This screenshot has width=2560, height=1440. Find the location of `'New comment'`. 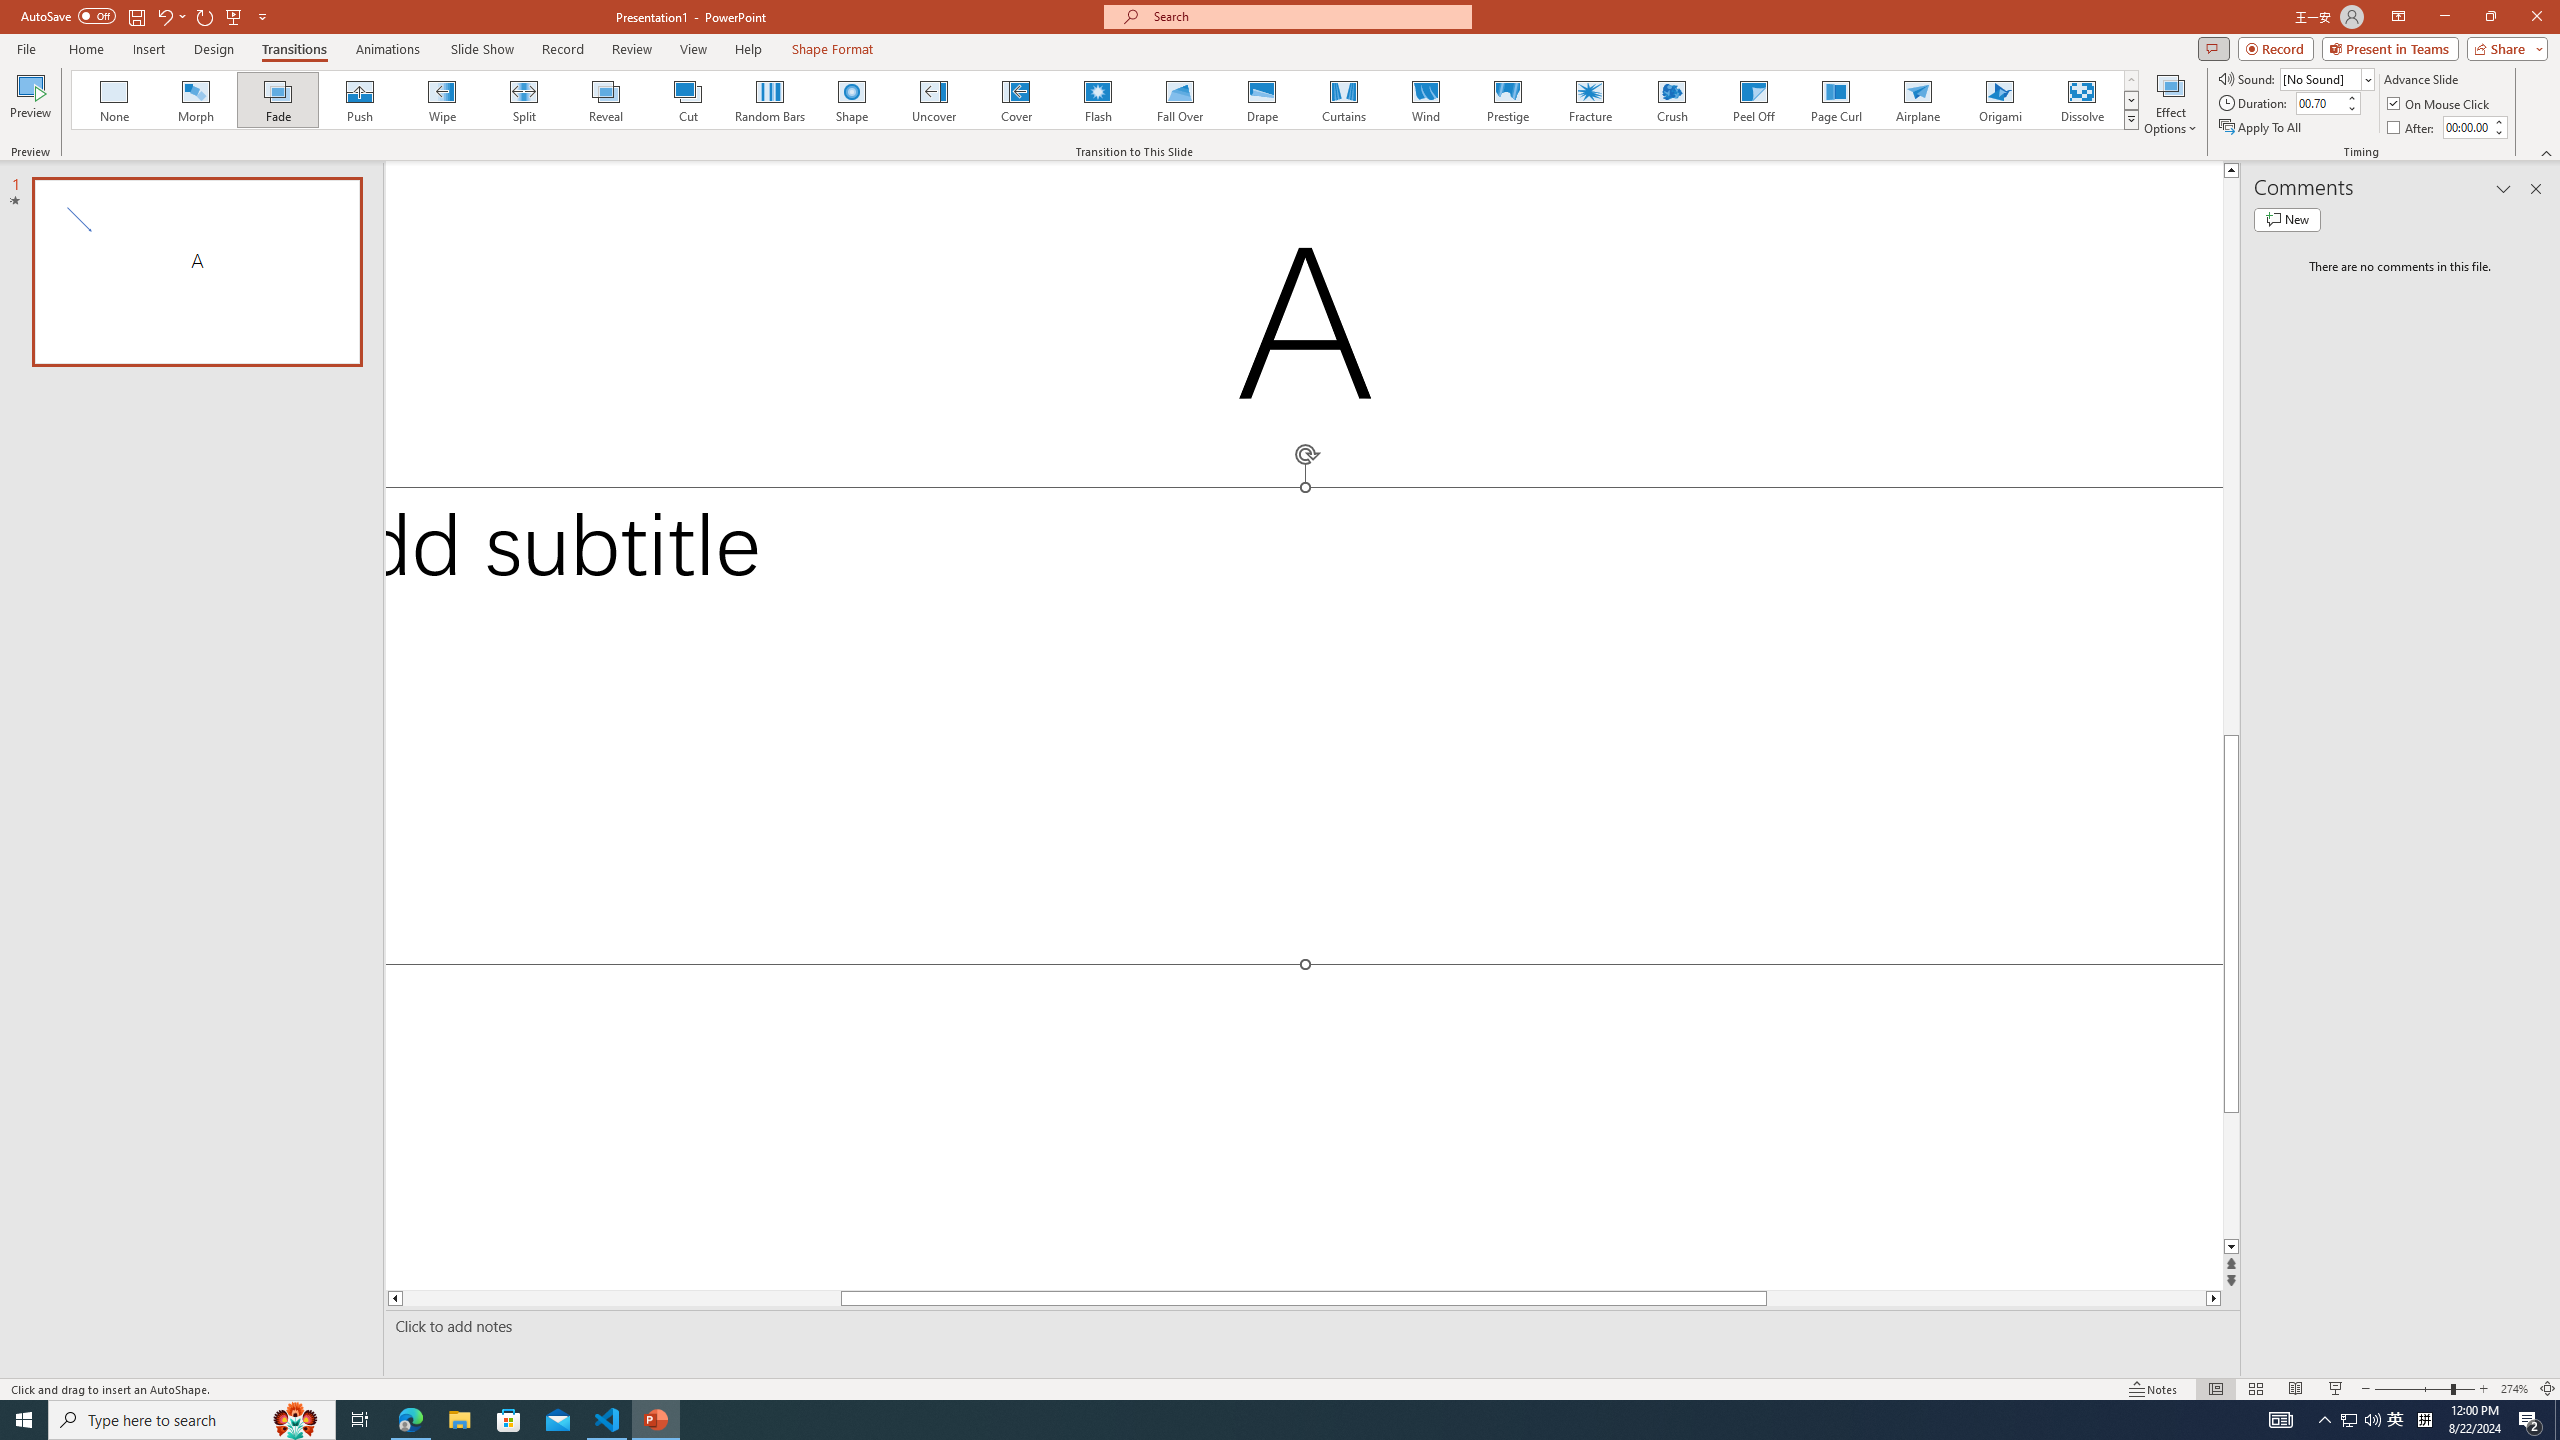

'New comment' is located at coordinates (2286, 218).